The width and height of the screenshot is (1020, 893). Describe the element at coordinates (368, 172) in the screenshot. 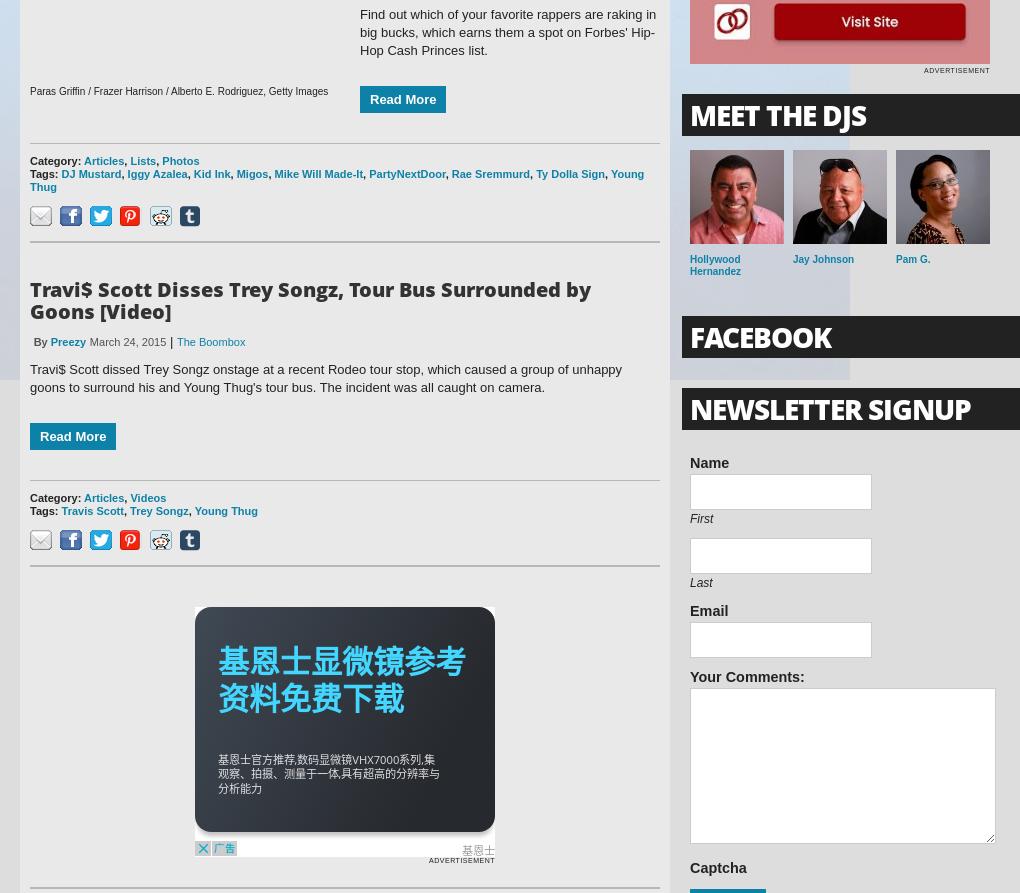

I see `'PartyNextDoor'` at that location.